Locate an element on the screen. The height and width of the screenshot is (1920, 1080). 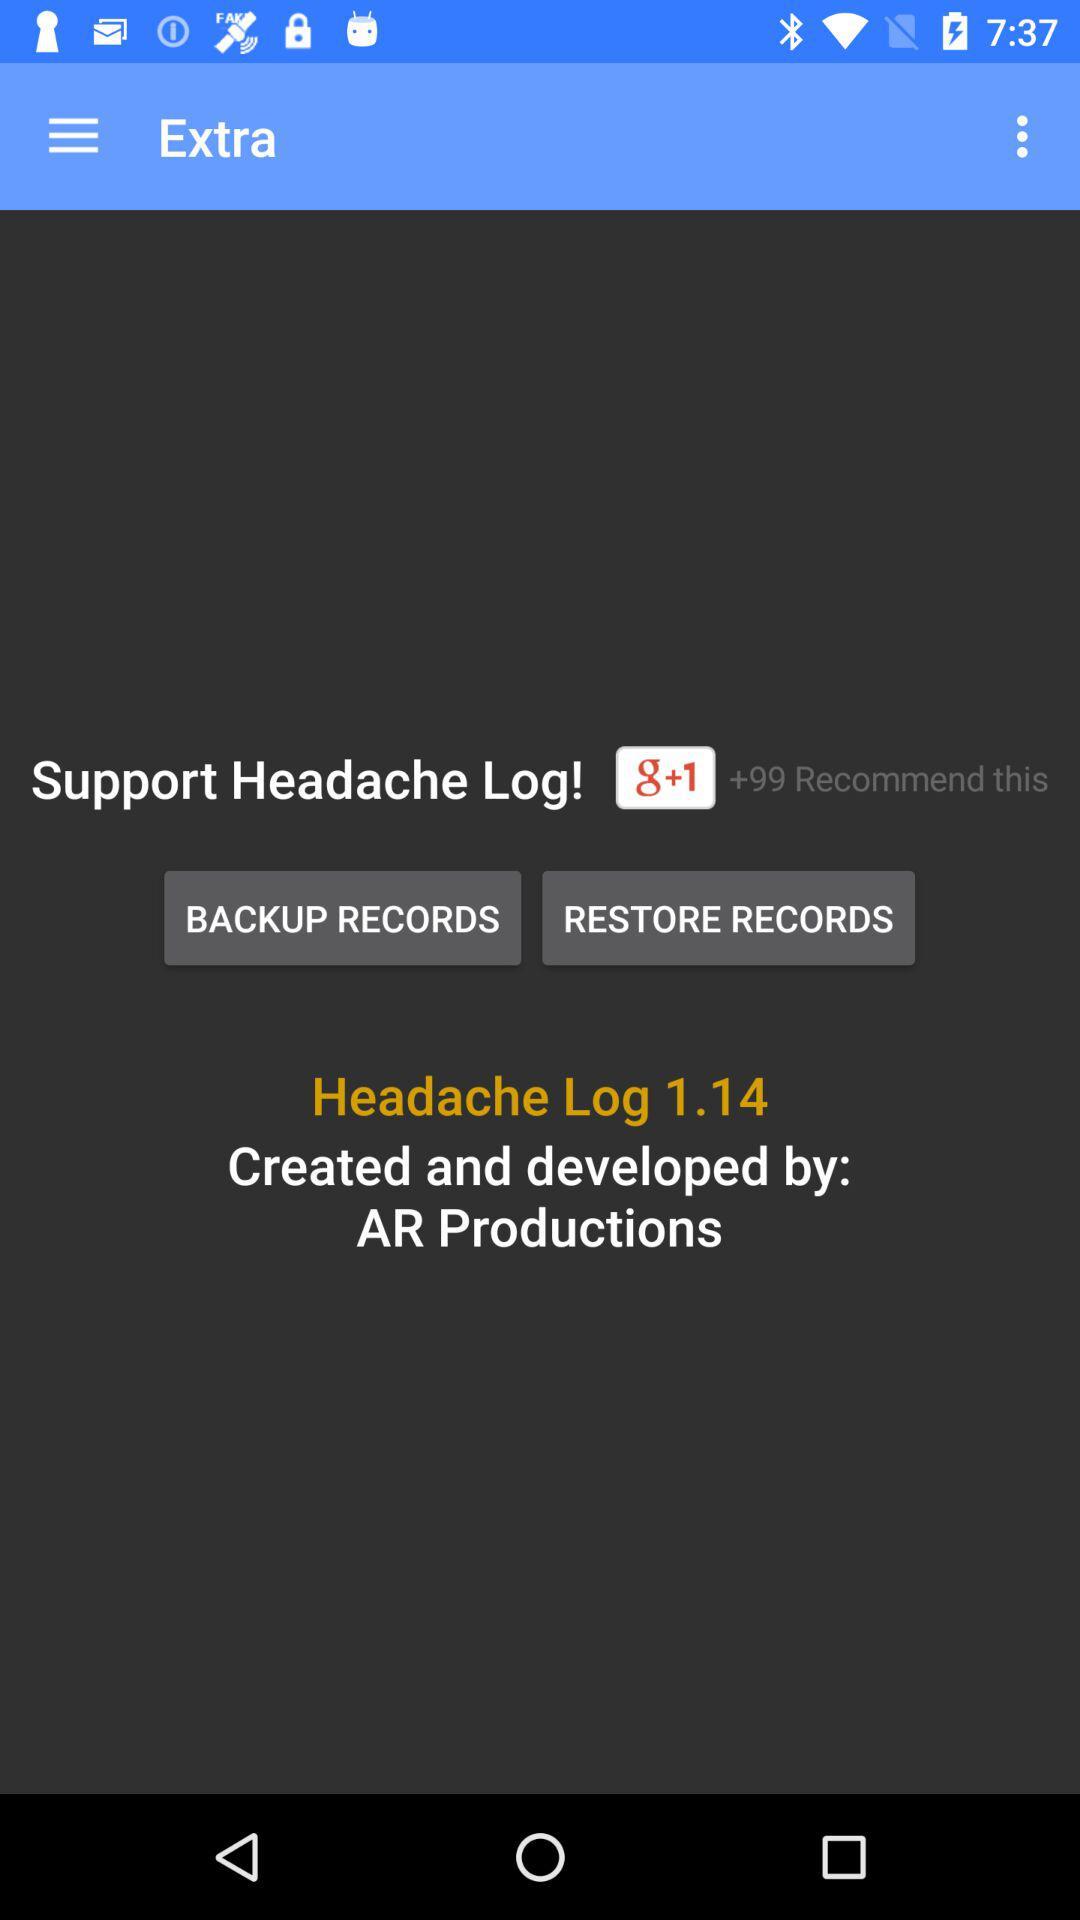
item above the +99 recommend this icon is located at coordinates (1027, 135).